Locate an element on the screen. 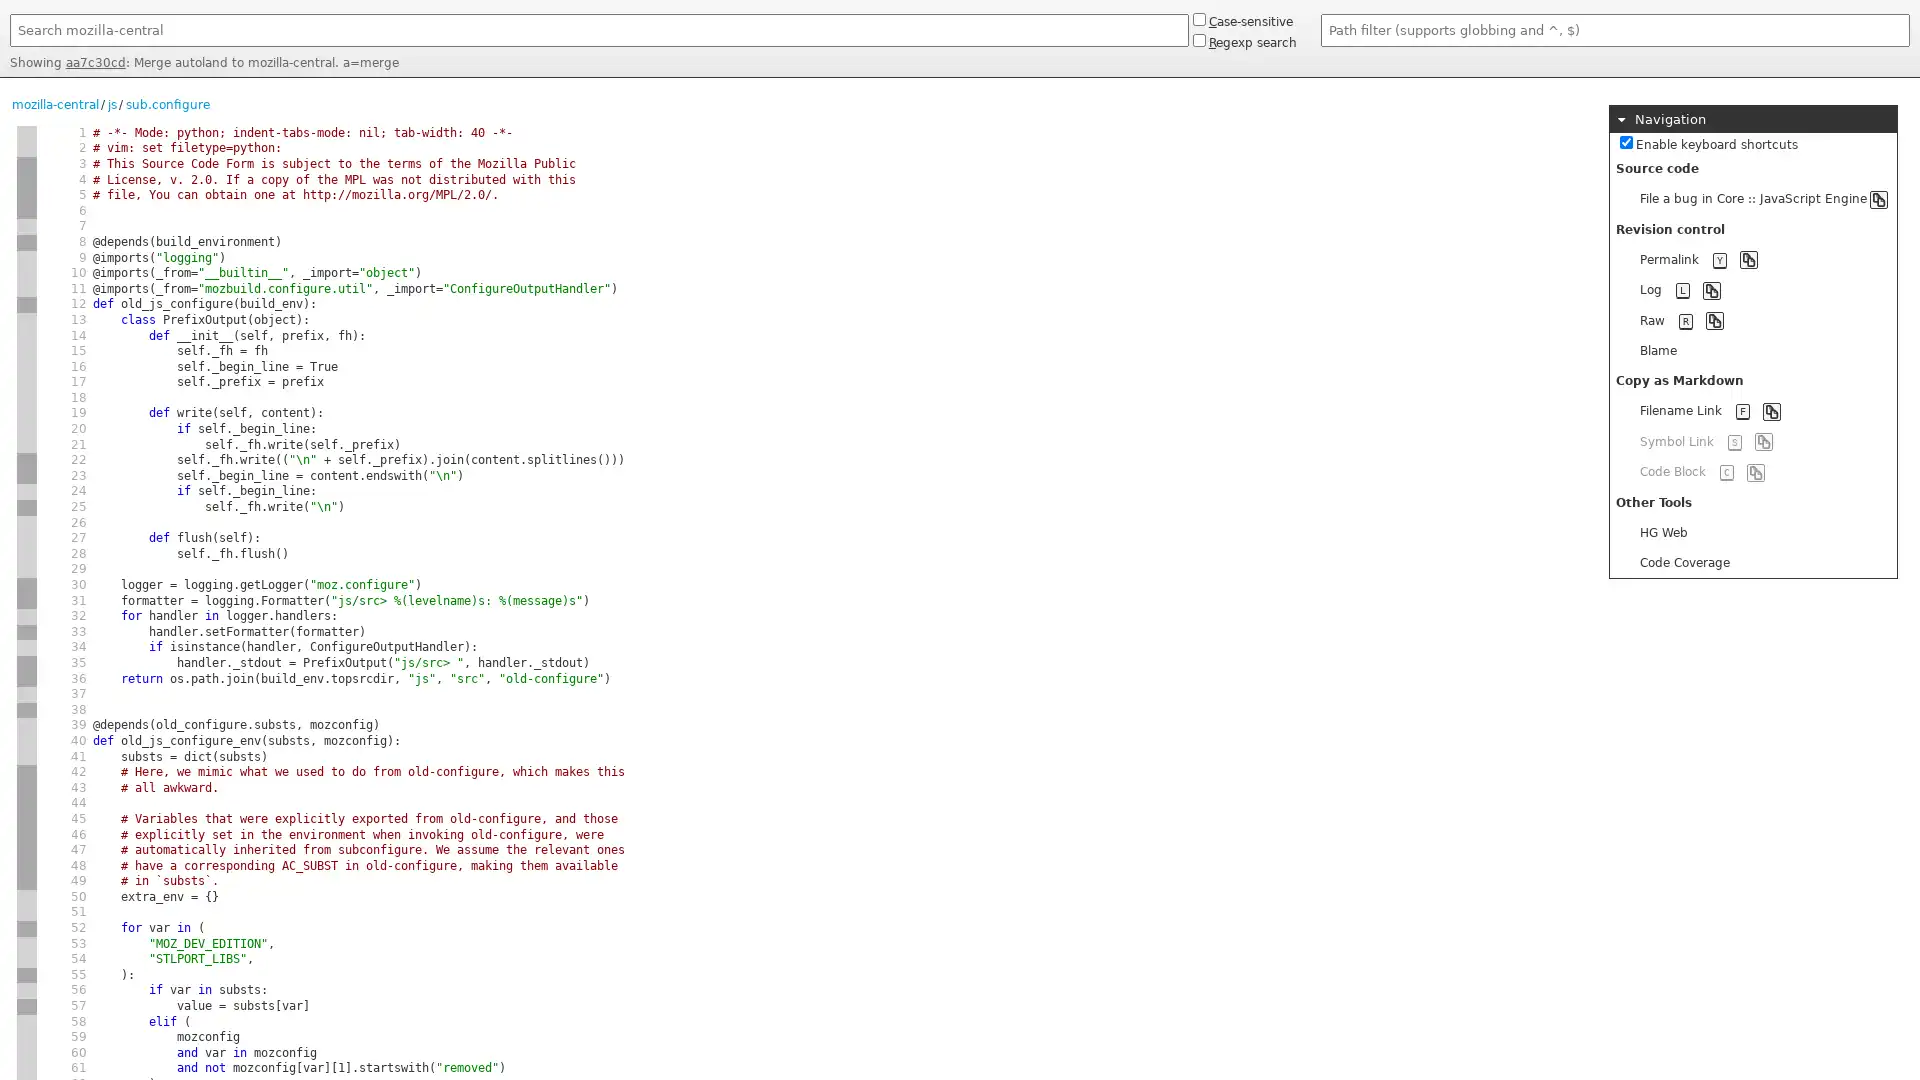 This screenshot has height=1080, width=1920. new hash 4 is located at coordinates (27, 241).